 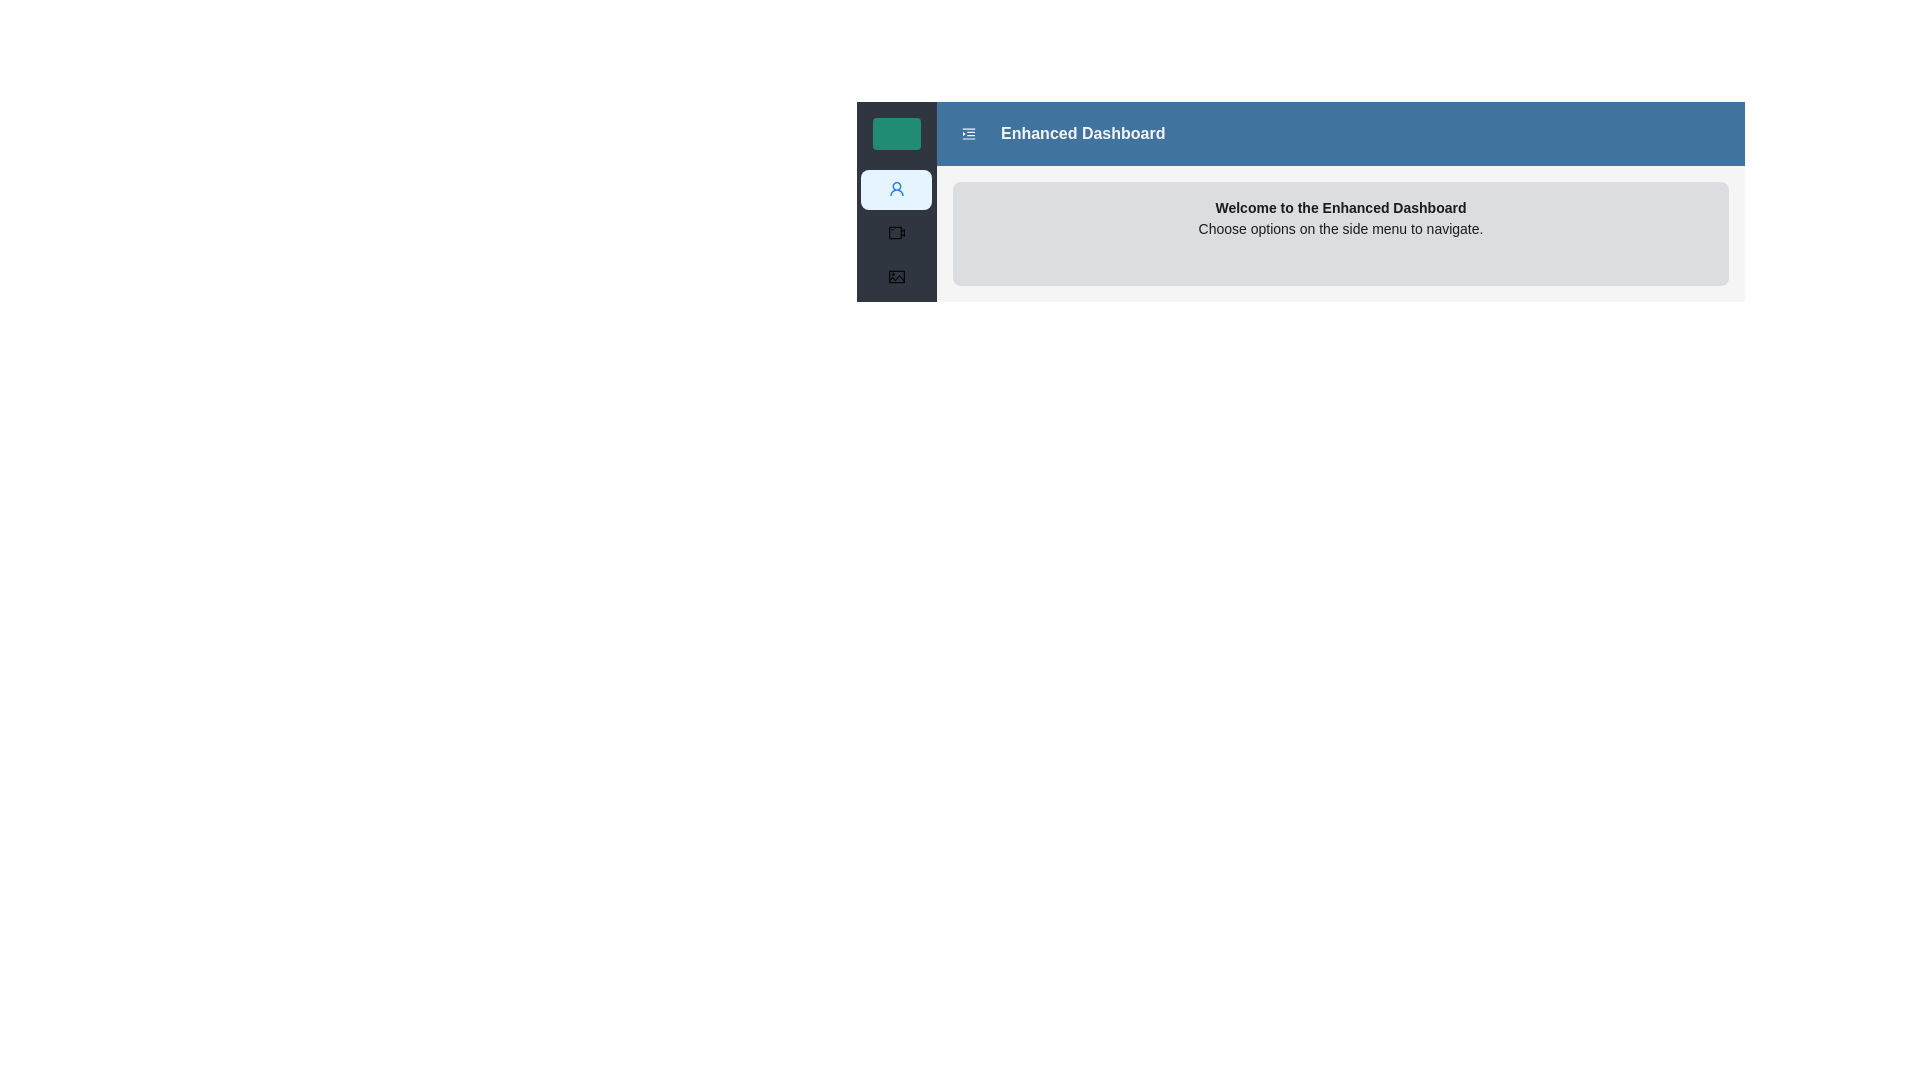 What do you see at coordinates (895, 189) in the screenshot?
I see `the user profile icon located in the second position from the top of the sidebar menu` at bounding box center [895, 189].